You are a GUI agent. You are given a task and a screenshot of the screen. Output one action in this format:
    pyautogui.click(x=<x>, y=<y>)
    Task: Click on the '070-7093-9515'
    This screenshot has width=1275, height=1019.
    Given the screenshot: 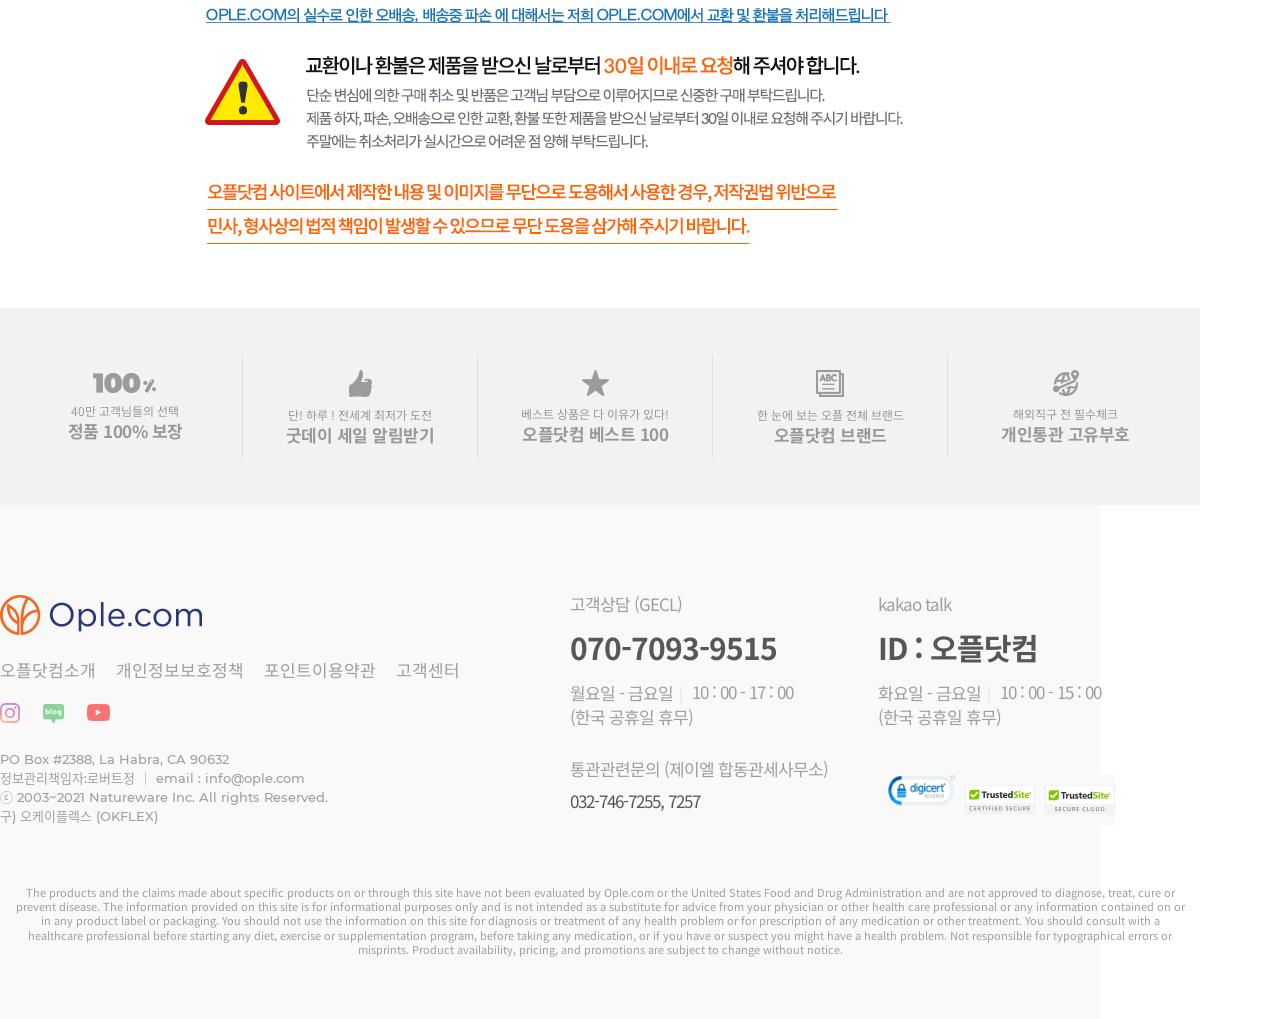 What is the action you would take?
    pyautogui.click(x=569, y=646)
    